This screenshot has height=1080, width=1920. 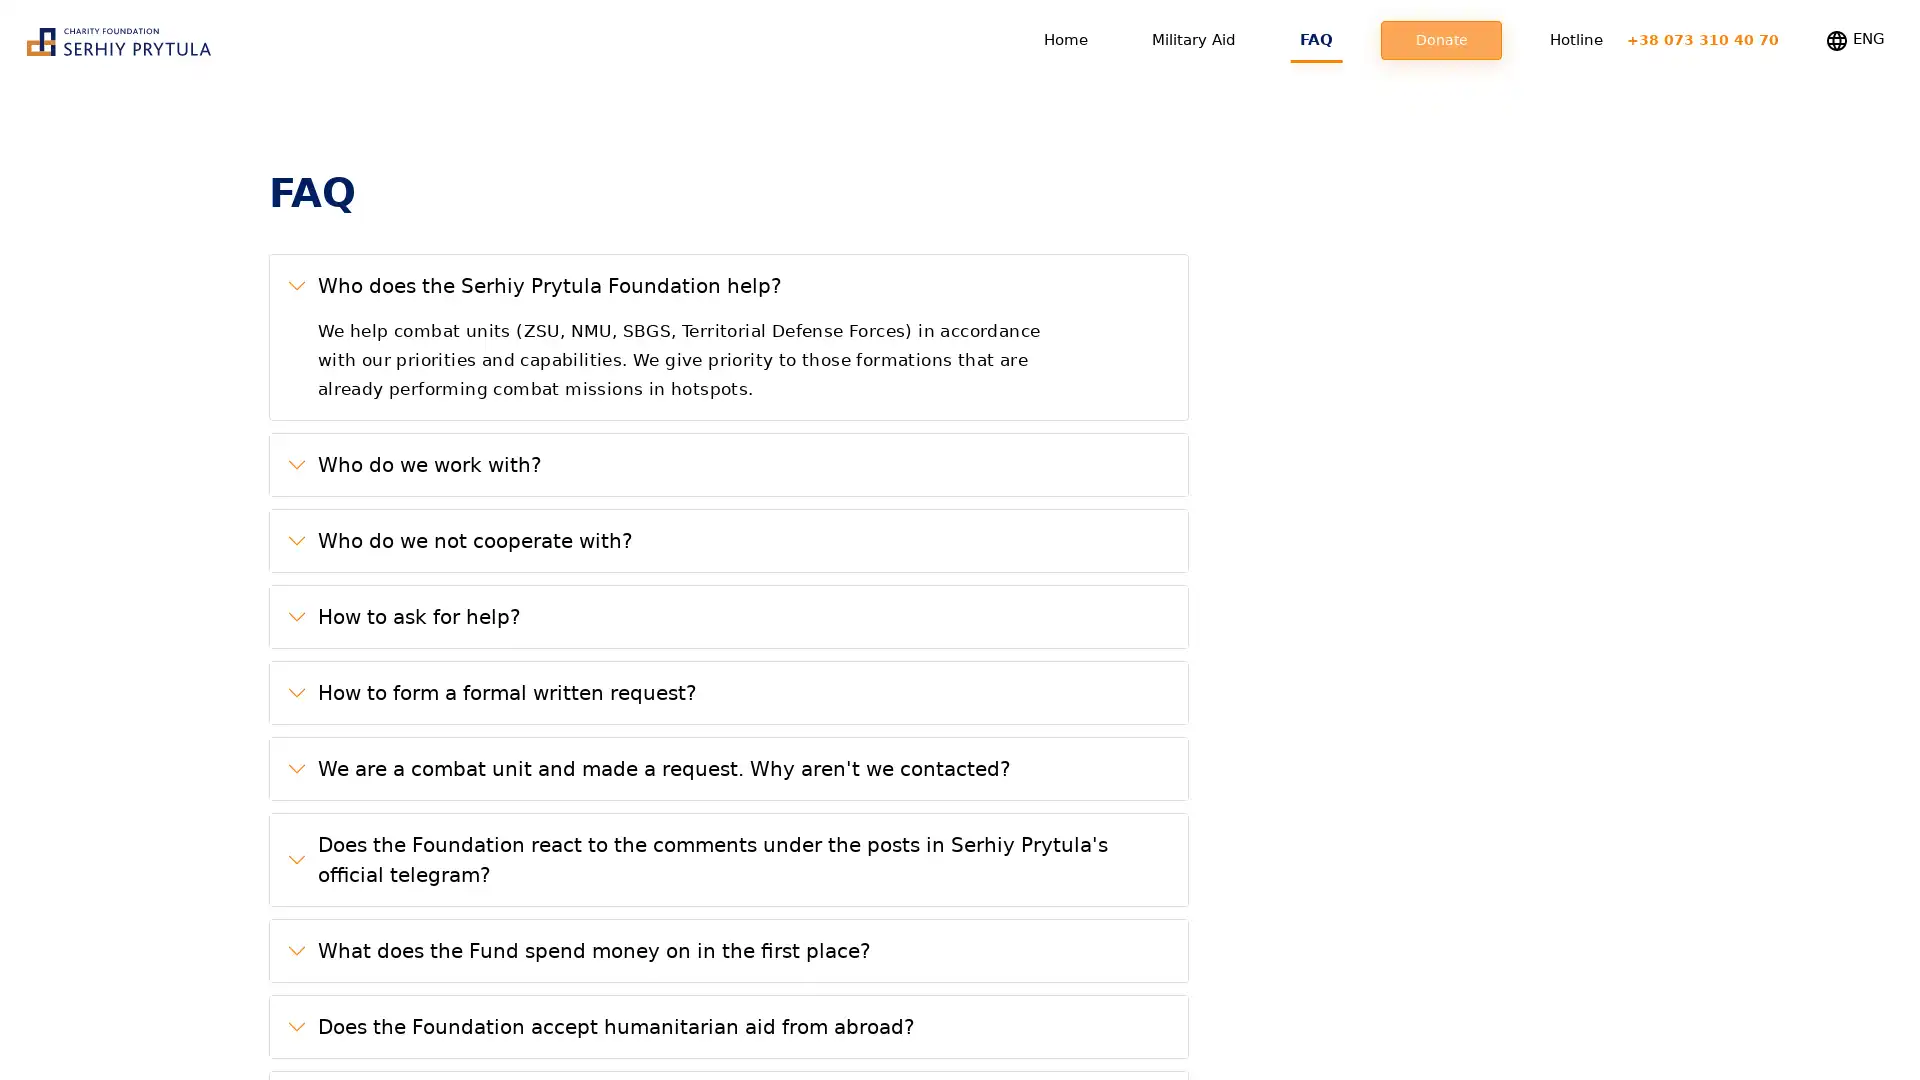 I want to click on Who do we work with?, so click(x=727, y=465).